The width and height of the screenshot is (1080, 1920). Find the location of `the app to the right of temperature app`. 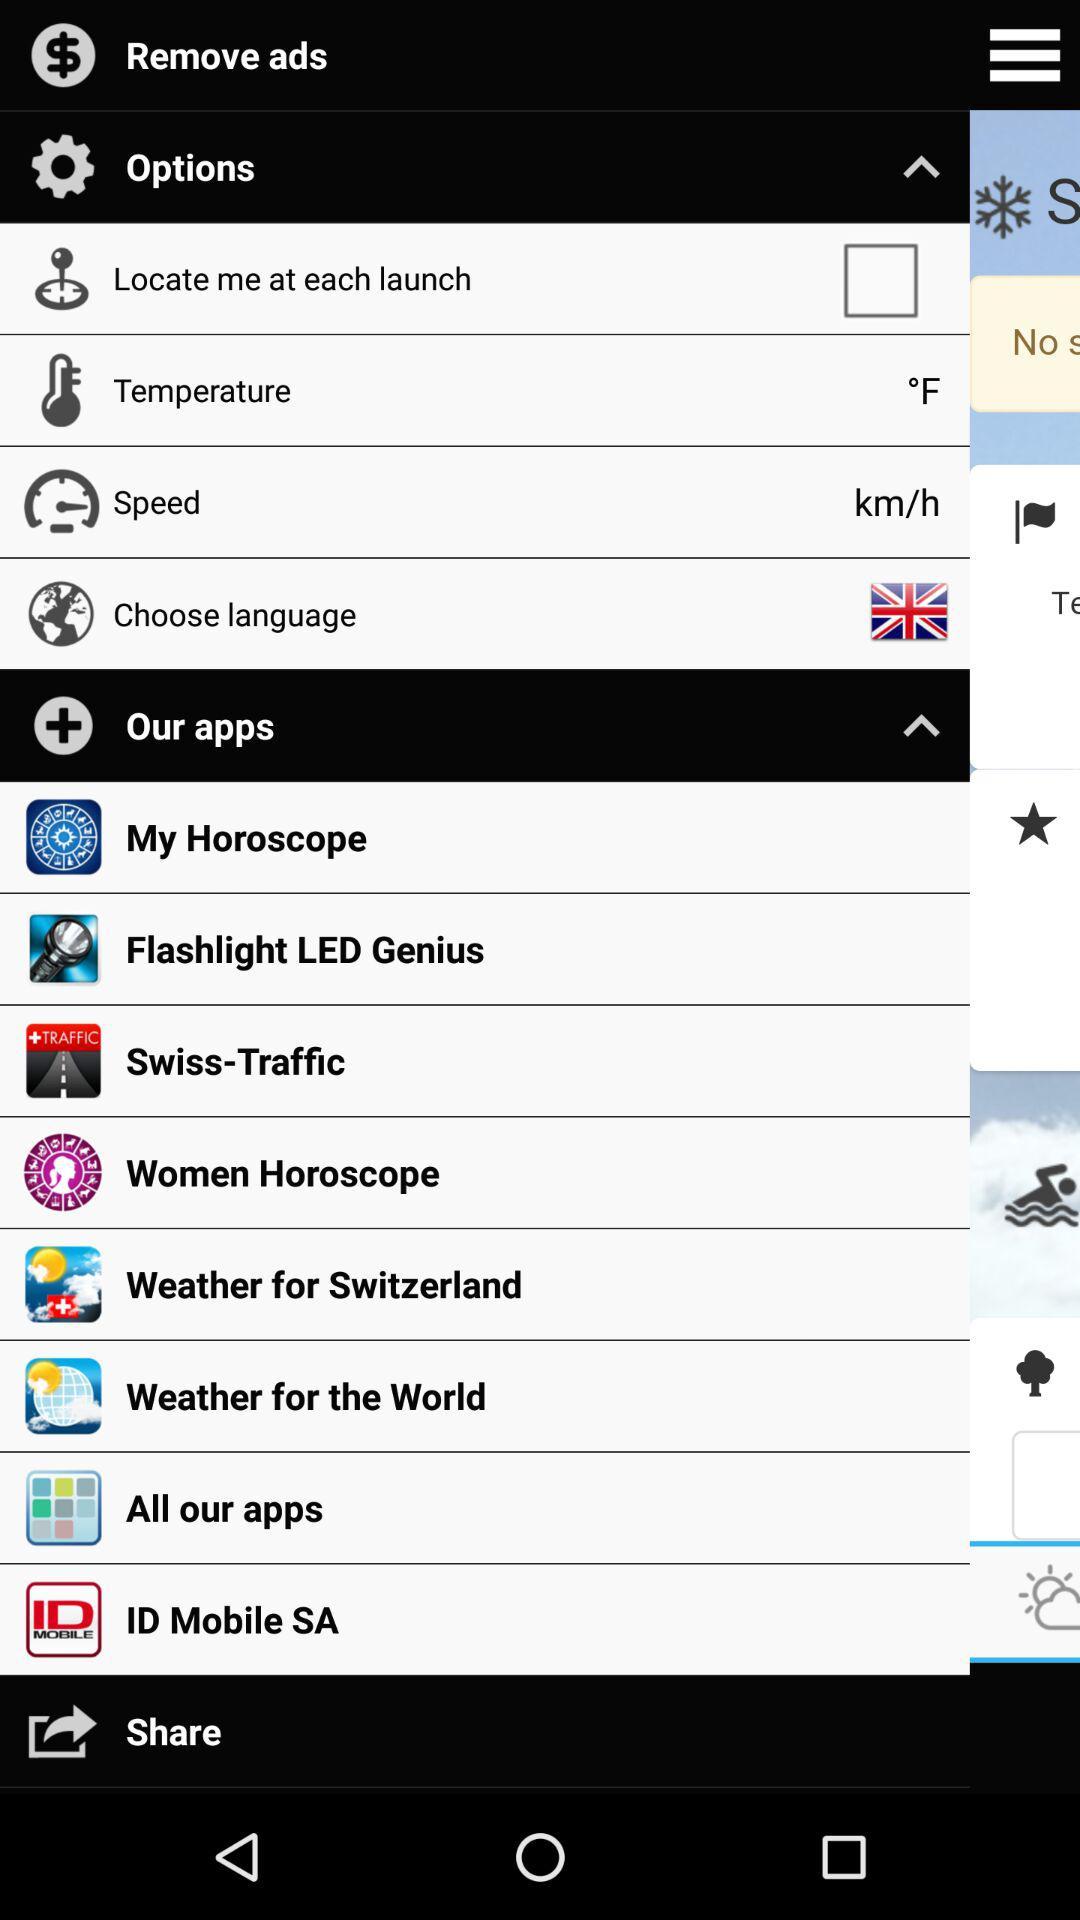

the app to the right of temperature app is located at coordinates (923, 390).